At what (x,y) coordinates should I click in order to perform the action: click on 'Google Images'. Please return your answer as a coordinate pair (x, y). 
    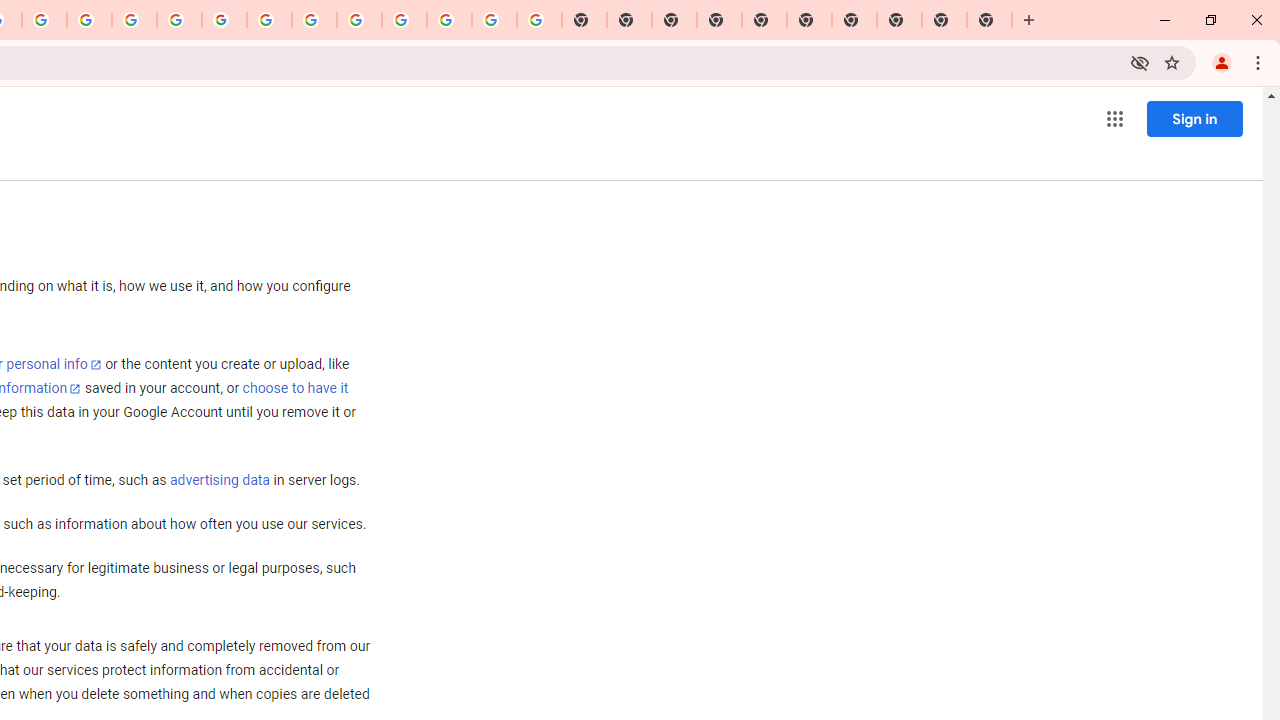
    Looking at the image, I should click on (539, 20).